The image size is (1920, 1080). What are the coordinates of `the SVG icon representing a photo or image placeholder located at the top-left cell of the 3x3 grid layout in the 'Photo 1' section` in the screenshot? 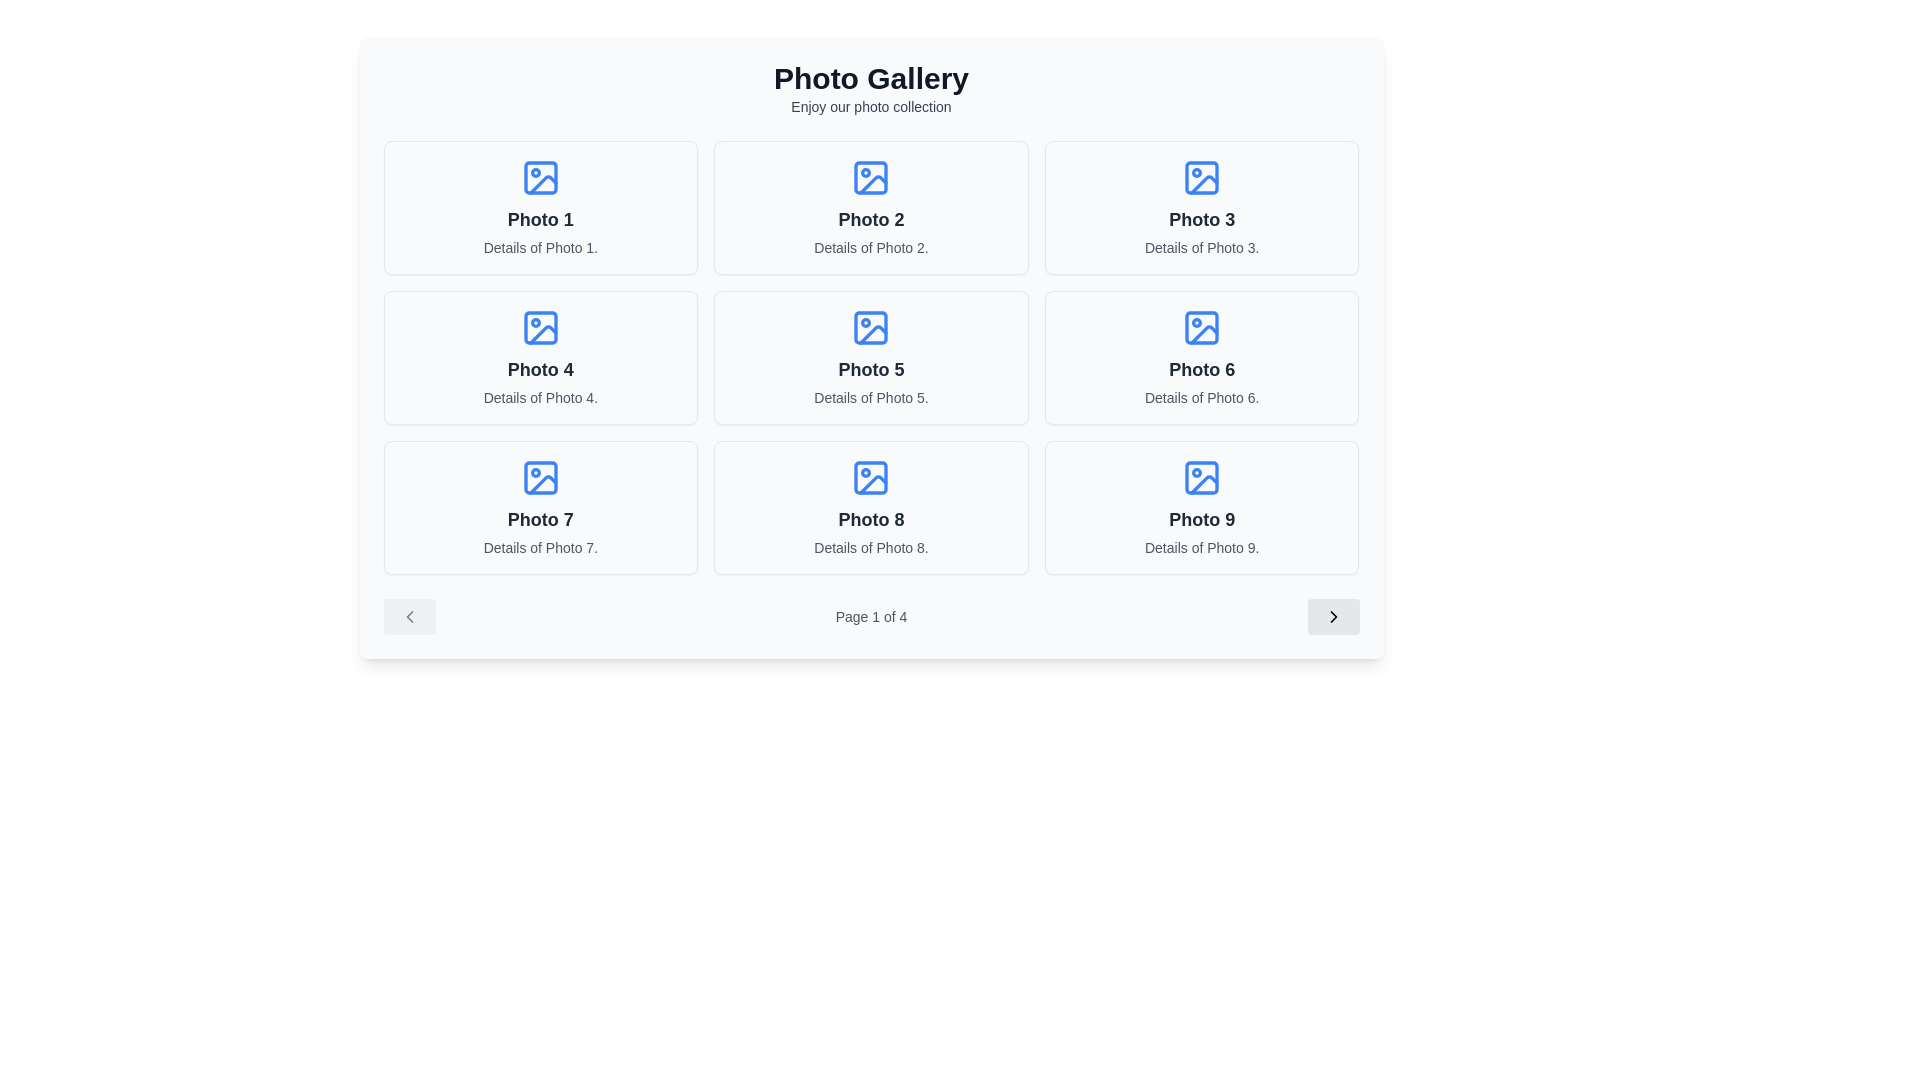 It's located at (540, 176).